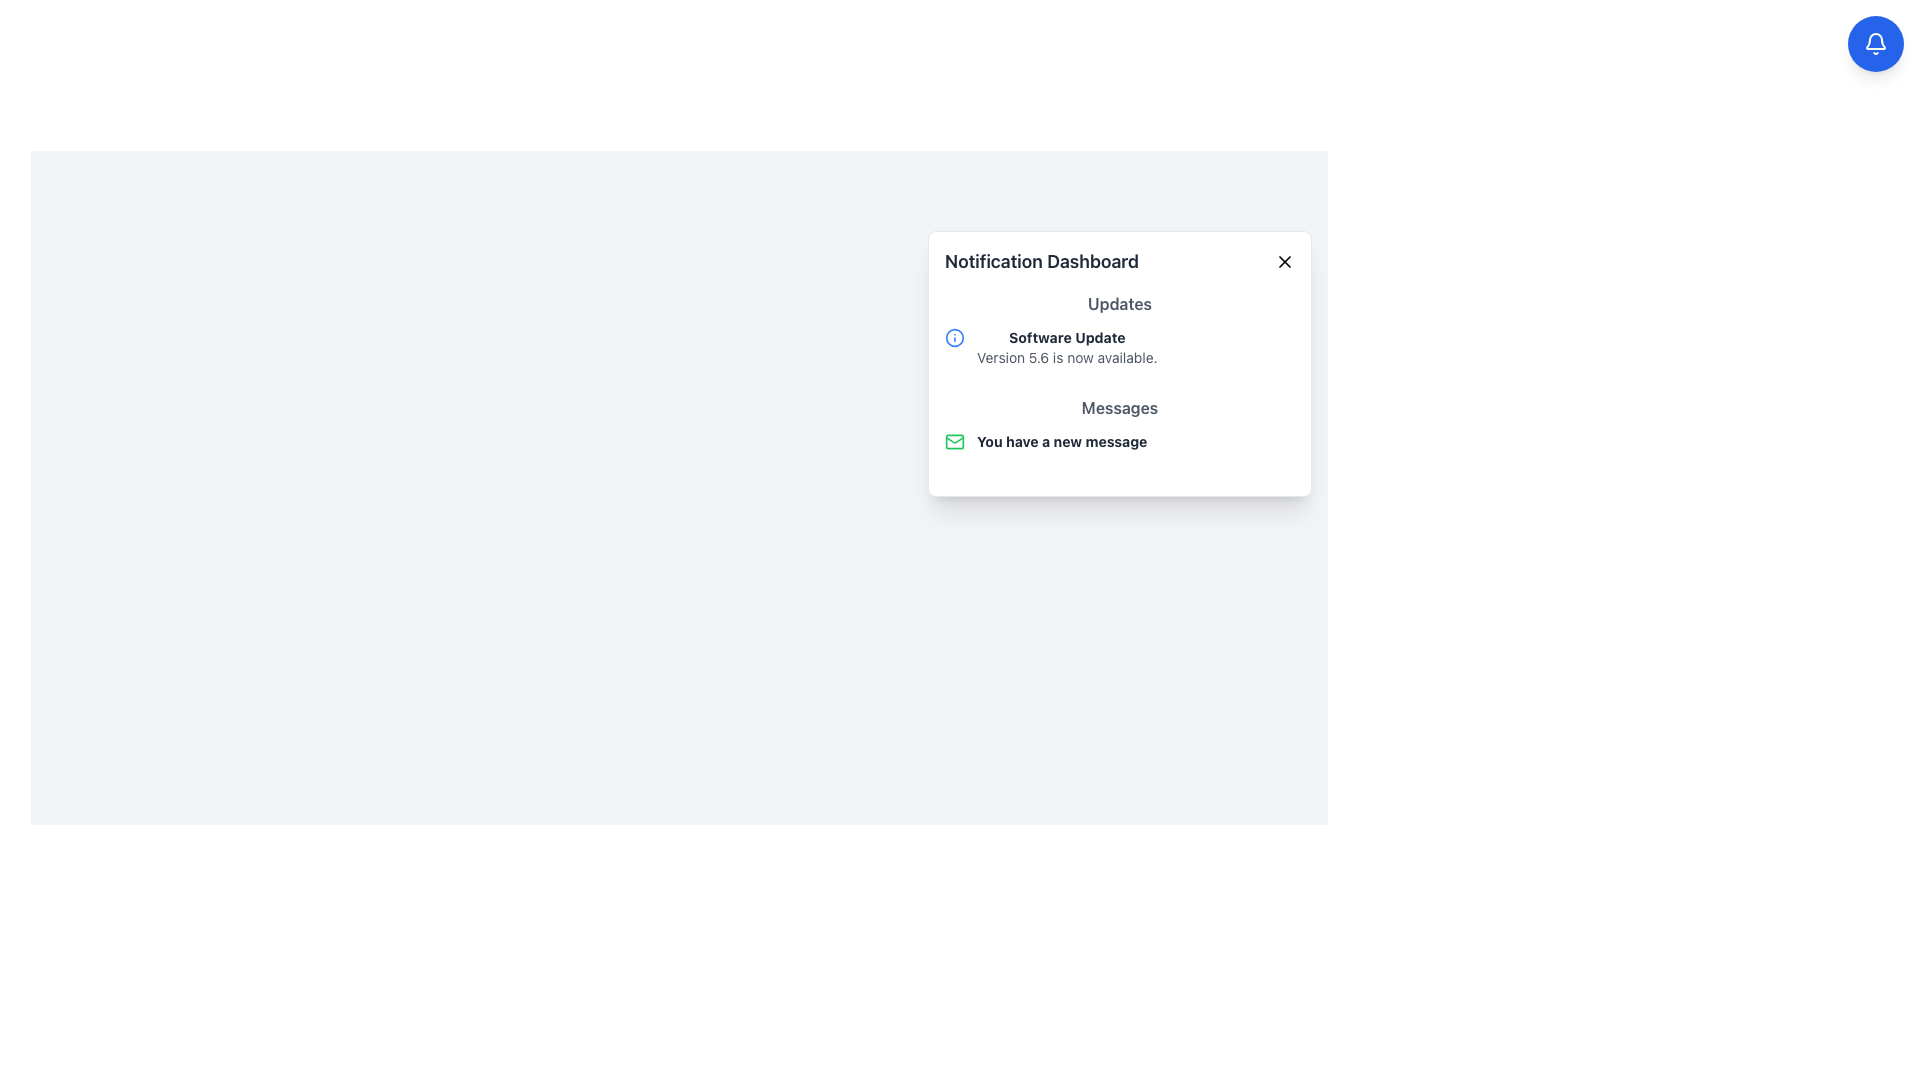 The image size is (1920, 1080). Describe the element at coordinates (1875, 43) in the screenshot. I see `the bell notification icon located in the top-right corner of the interface` at that location.